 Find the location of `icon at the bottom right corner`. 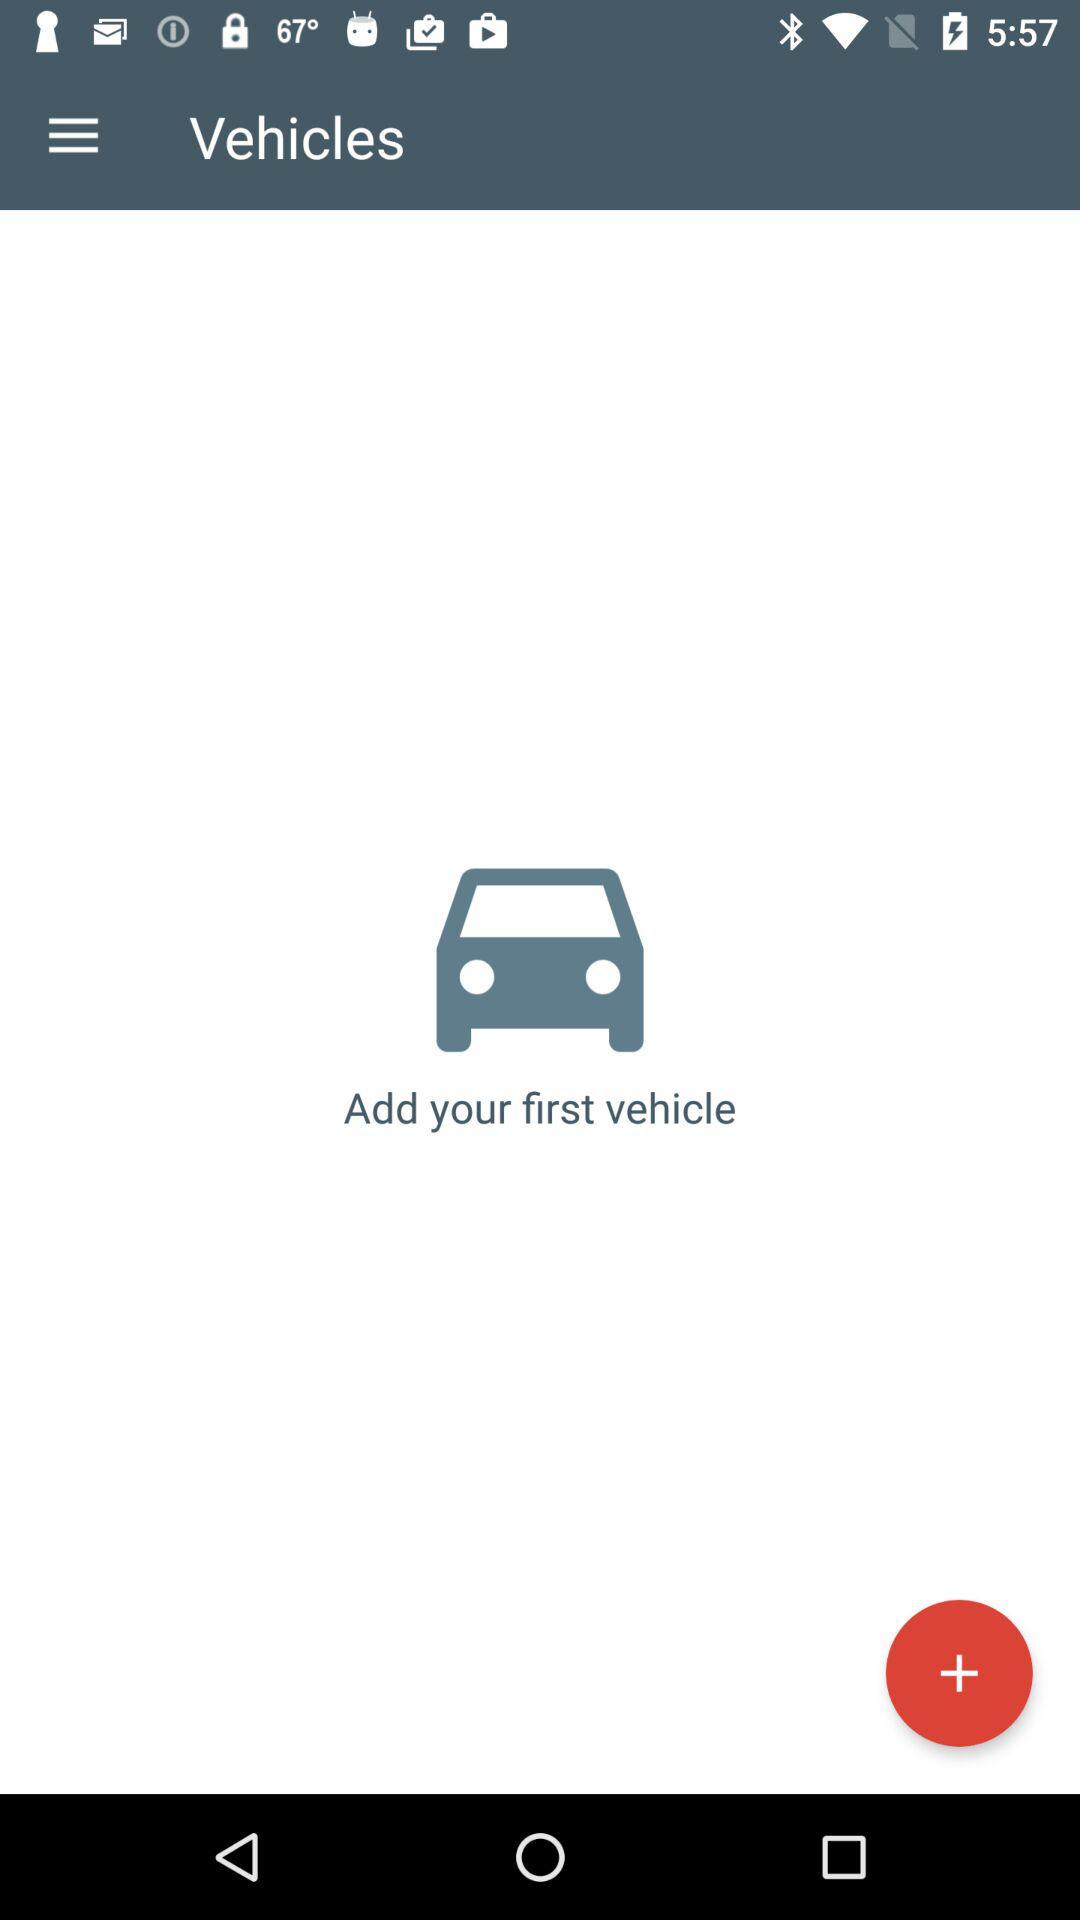

icon at the bottom right corner is located at coordinates (958, 1673).